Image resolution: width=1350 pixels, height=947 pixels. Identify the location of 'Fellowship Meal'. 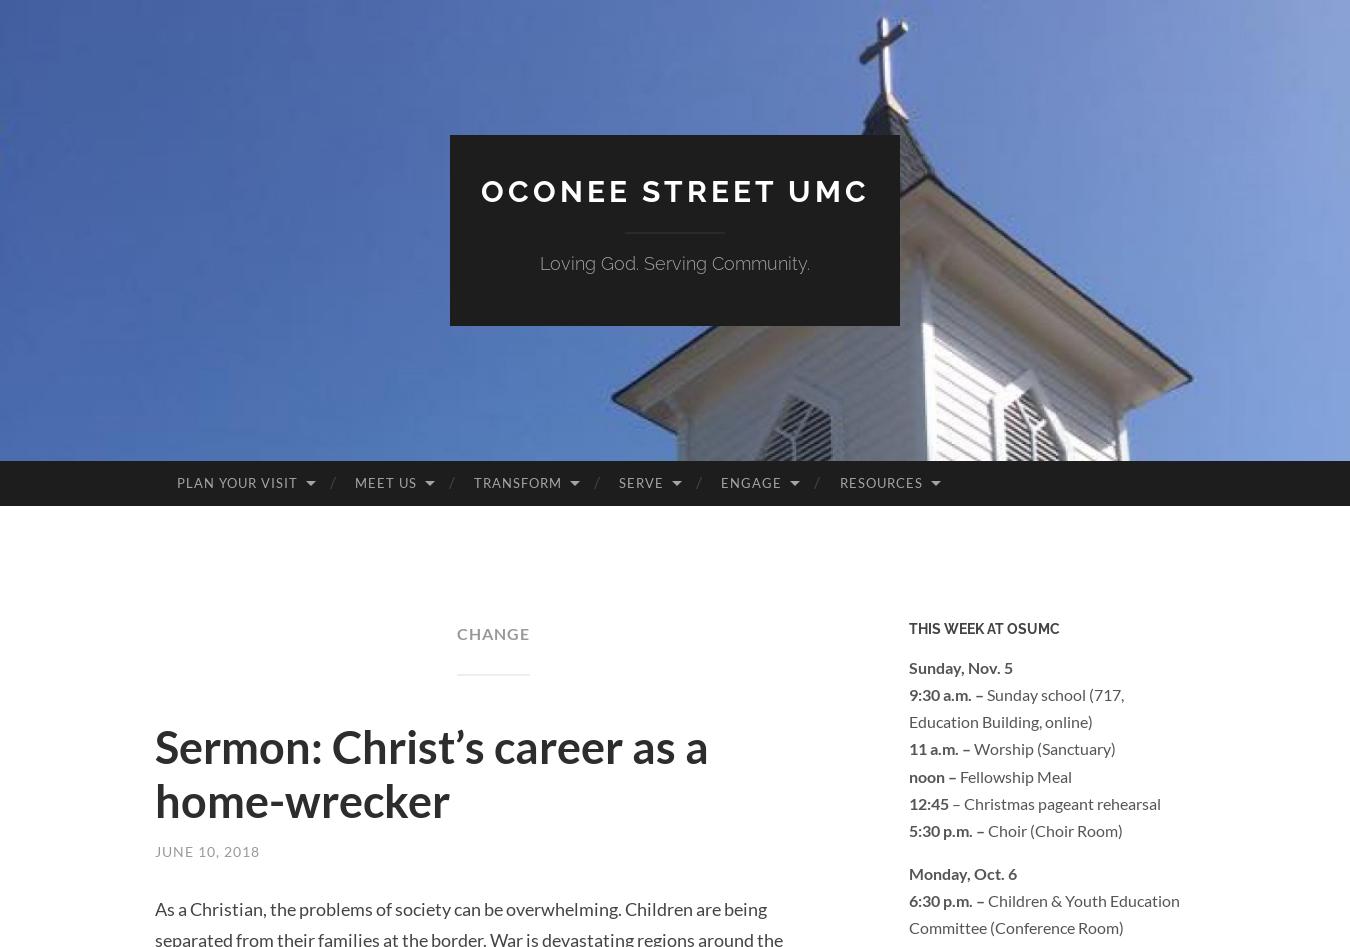
(1016, 775).